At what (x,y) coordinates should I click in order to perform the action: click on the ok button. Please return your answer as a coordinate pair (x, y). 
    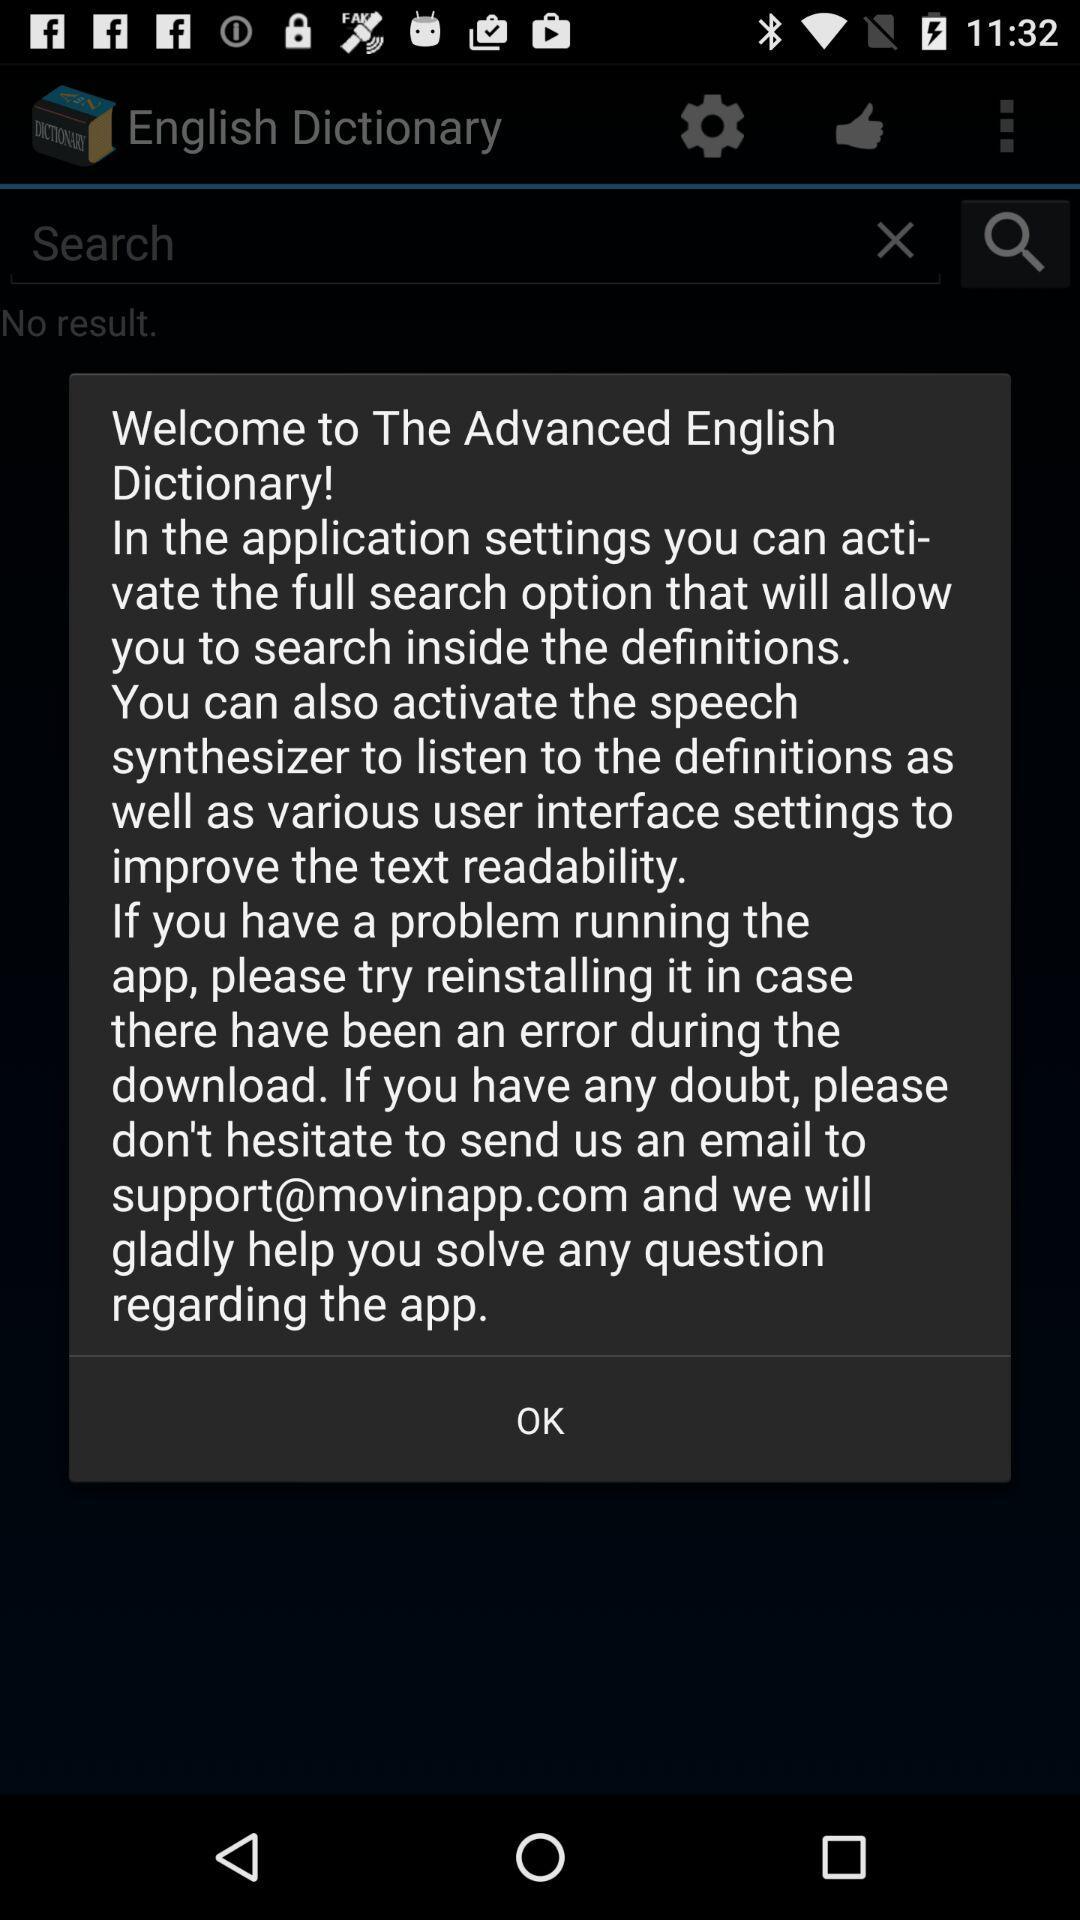
    Looking at the image, I should click on (540, 1418).